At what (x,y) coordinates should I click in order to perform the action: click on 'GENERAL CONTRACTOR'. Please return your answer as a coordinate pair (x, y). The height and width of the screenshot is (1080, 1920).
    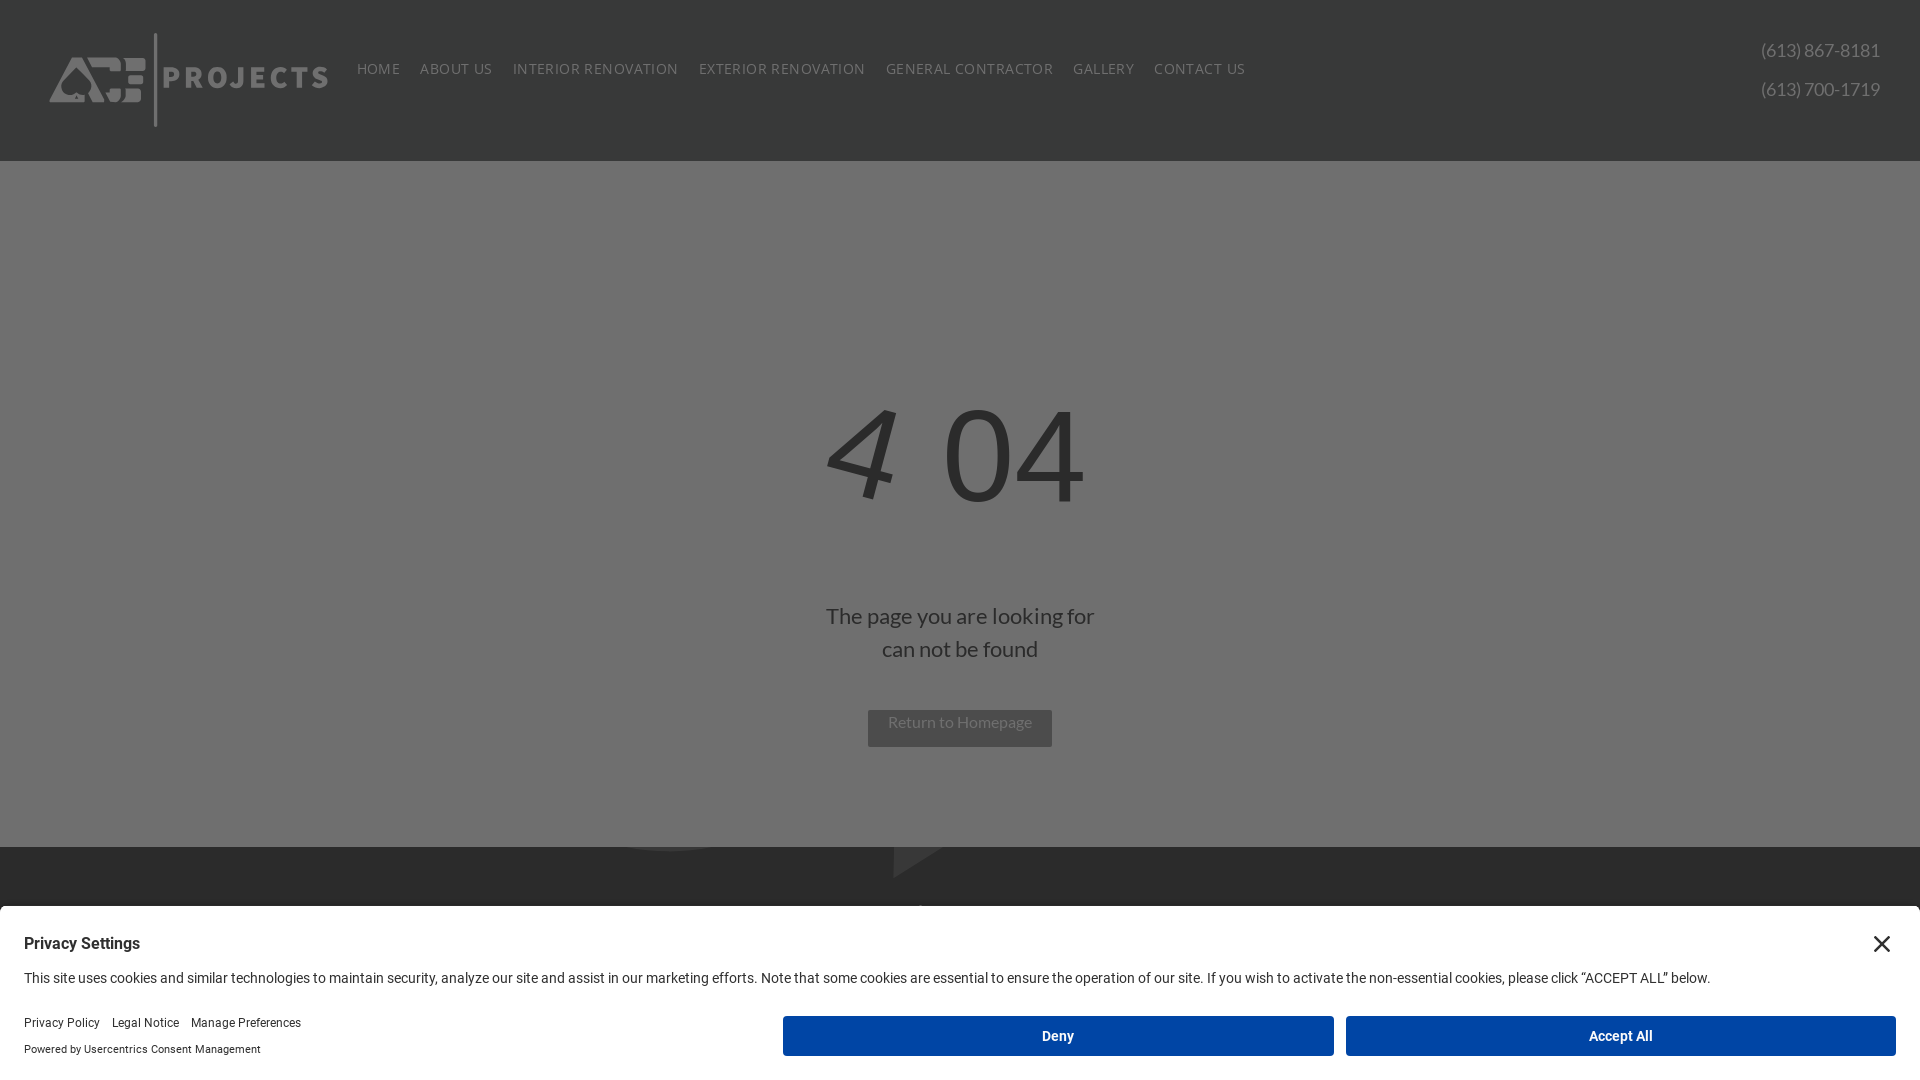
    Looking at the image, I should click on (875, 67).